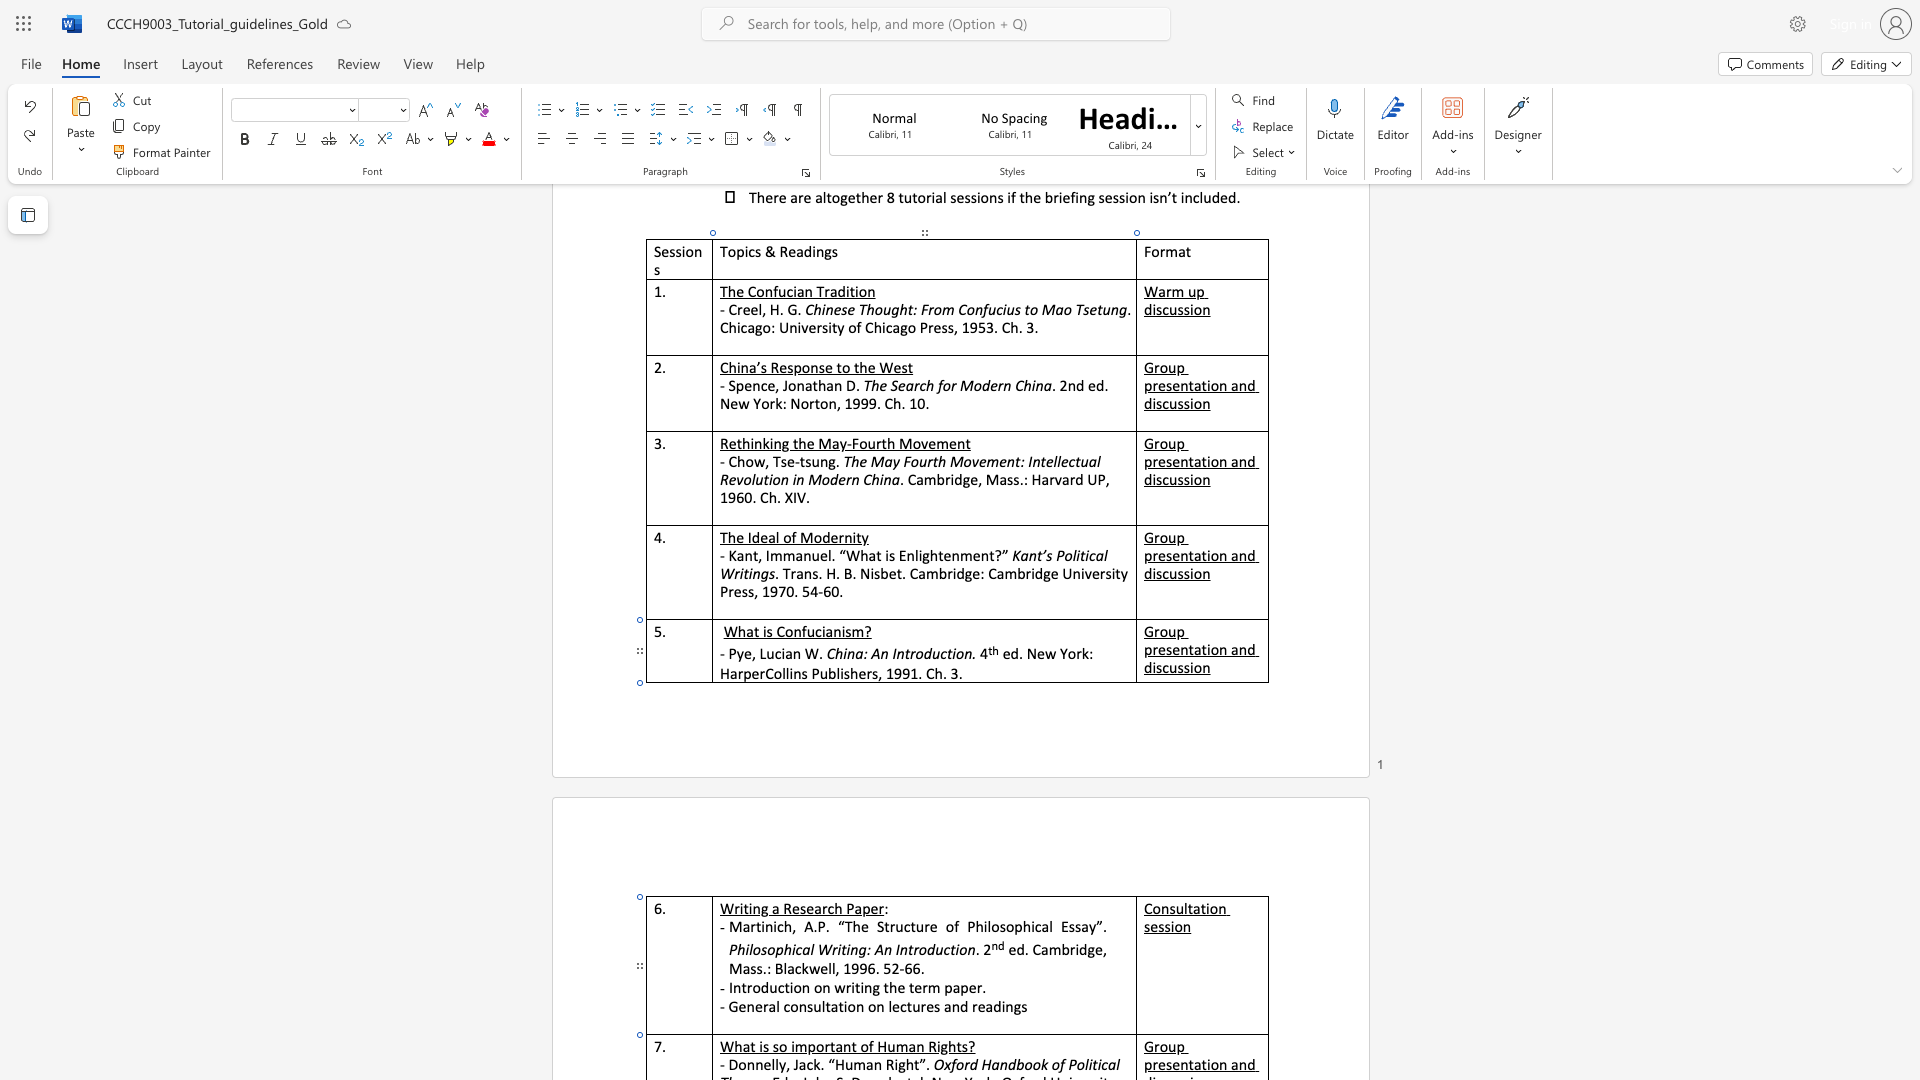 The width and height of the screenshot is (1920, 1080). What do you see at coordinates (947, 986) in the screenshot?
I see `the 1th character "p" in the text` at bounding box center [947, 986].